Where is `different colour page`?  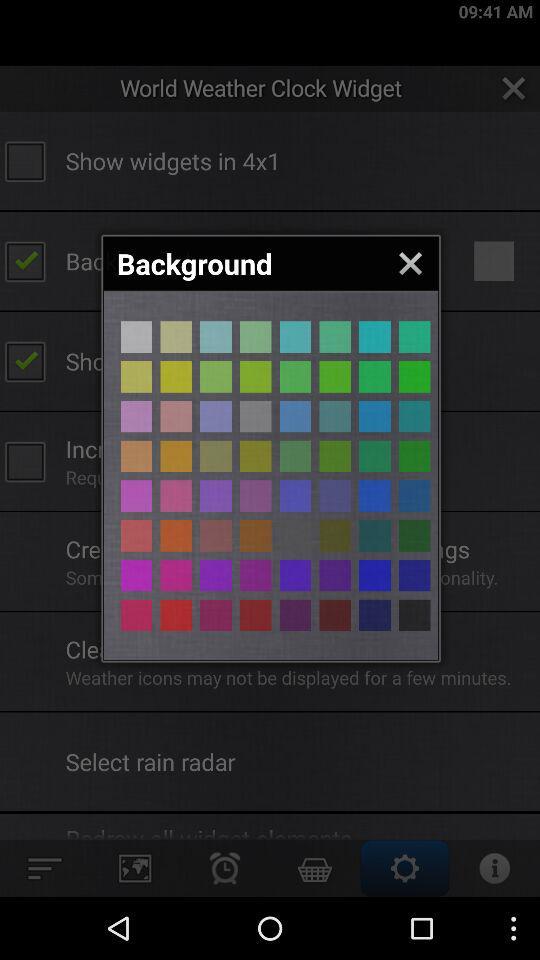 different colour page is located at coordinates (135, 534).